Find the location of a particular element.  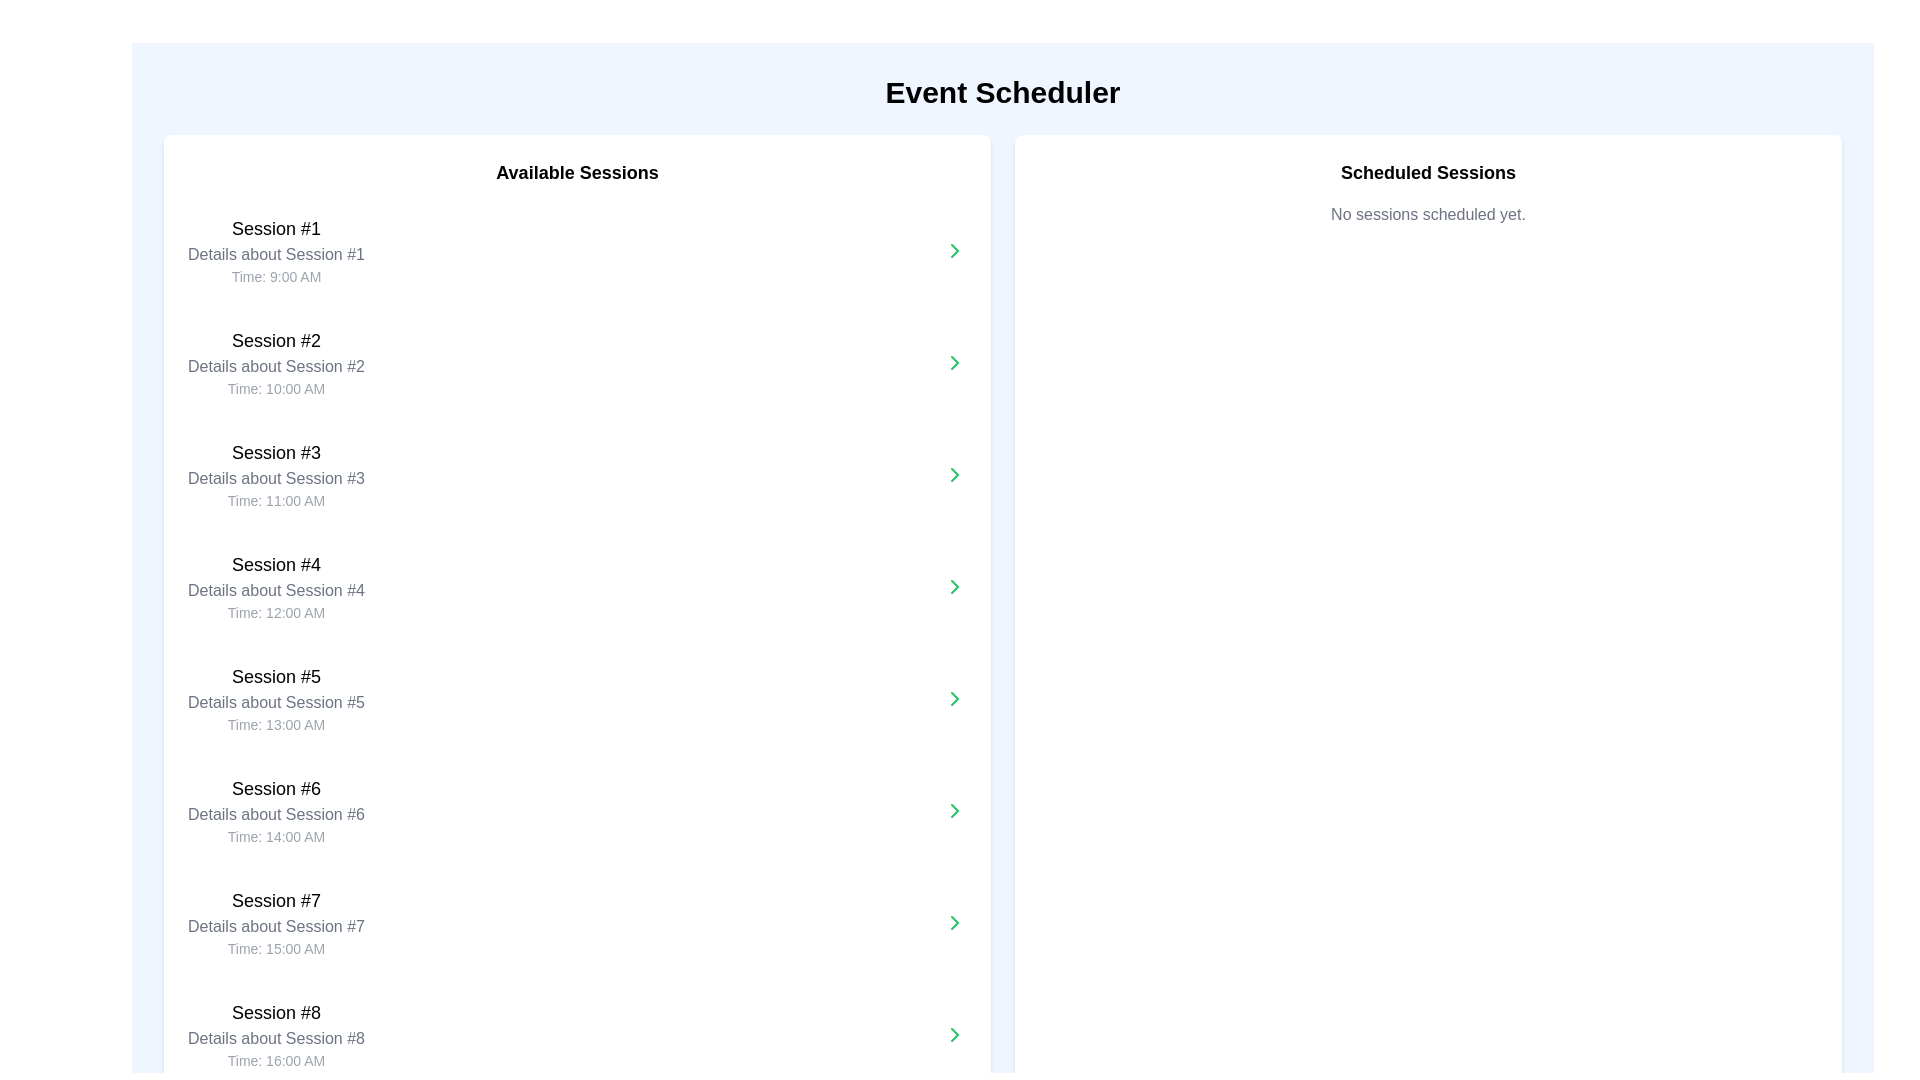

the Text Label displaying 'Time: 14:00 AM' located within the 'Session #6' section under 'Available Sessions' is located at coordinates (275, 837).